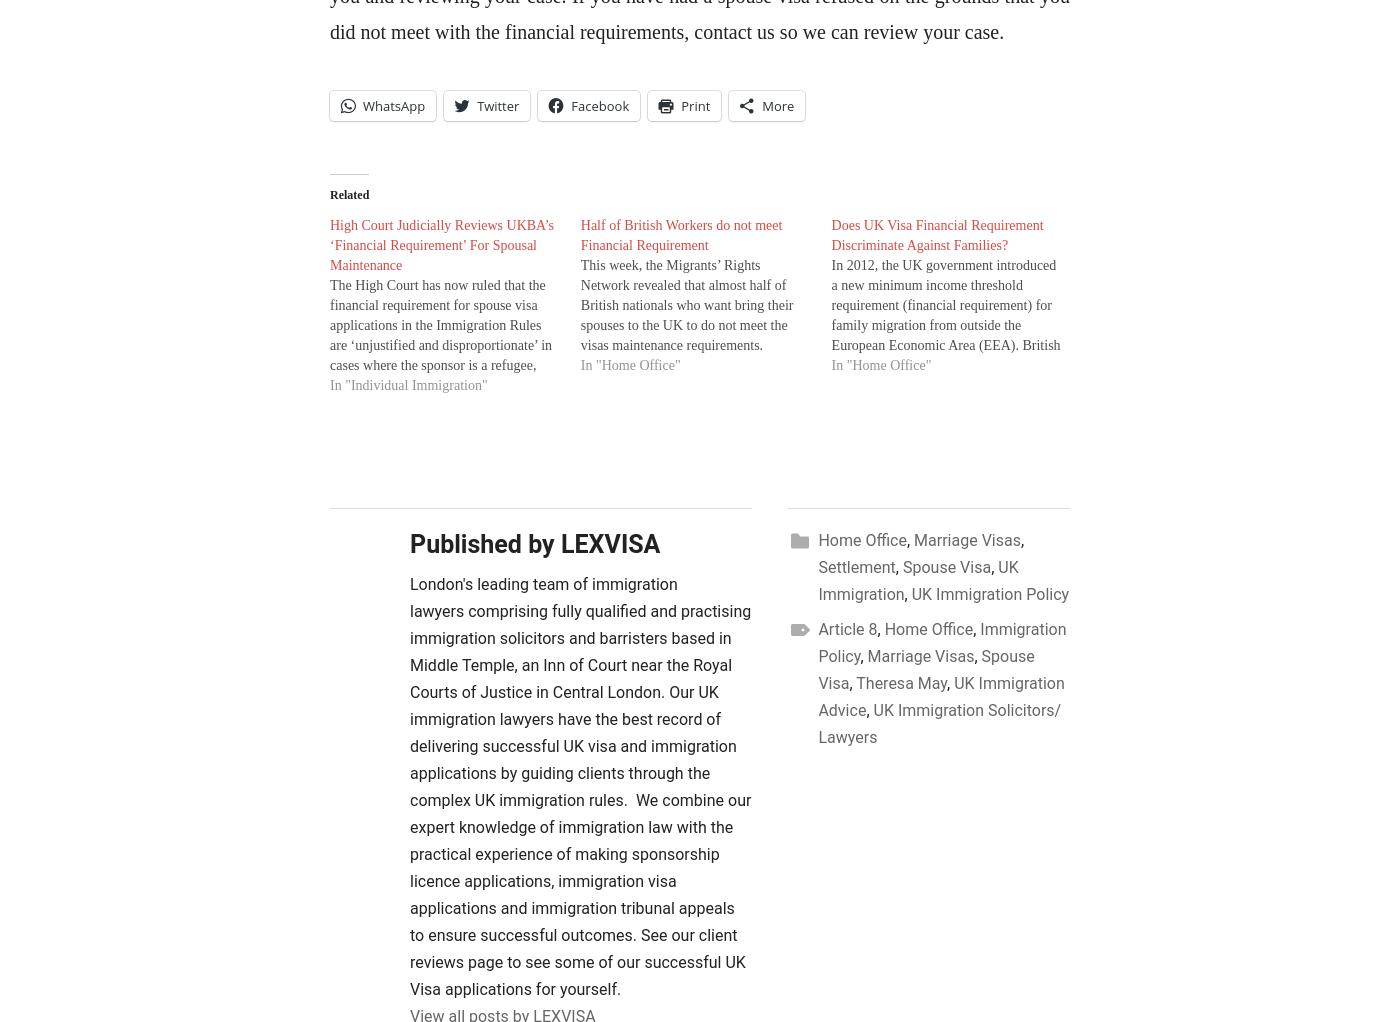  What do you see at coordinates (497, 103) in the screenshot?
I see `'Twitter'` at bounding box center [497, 103].